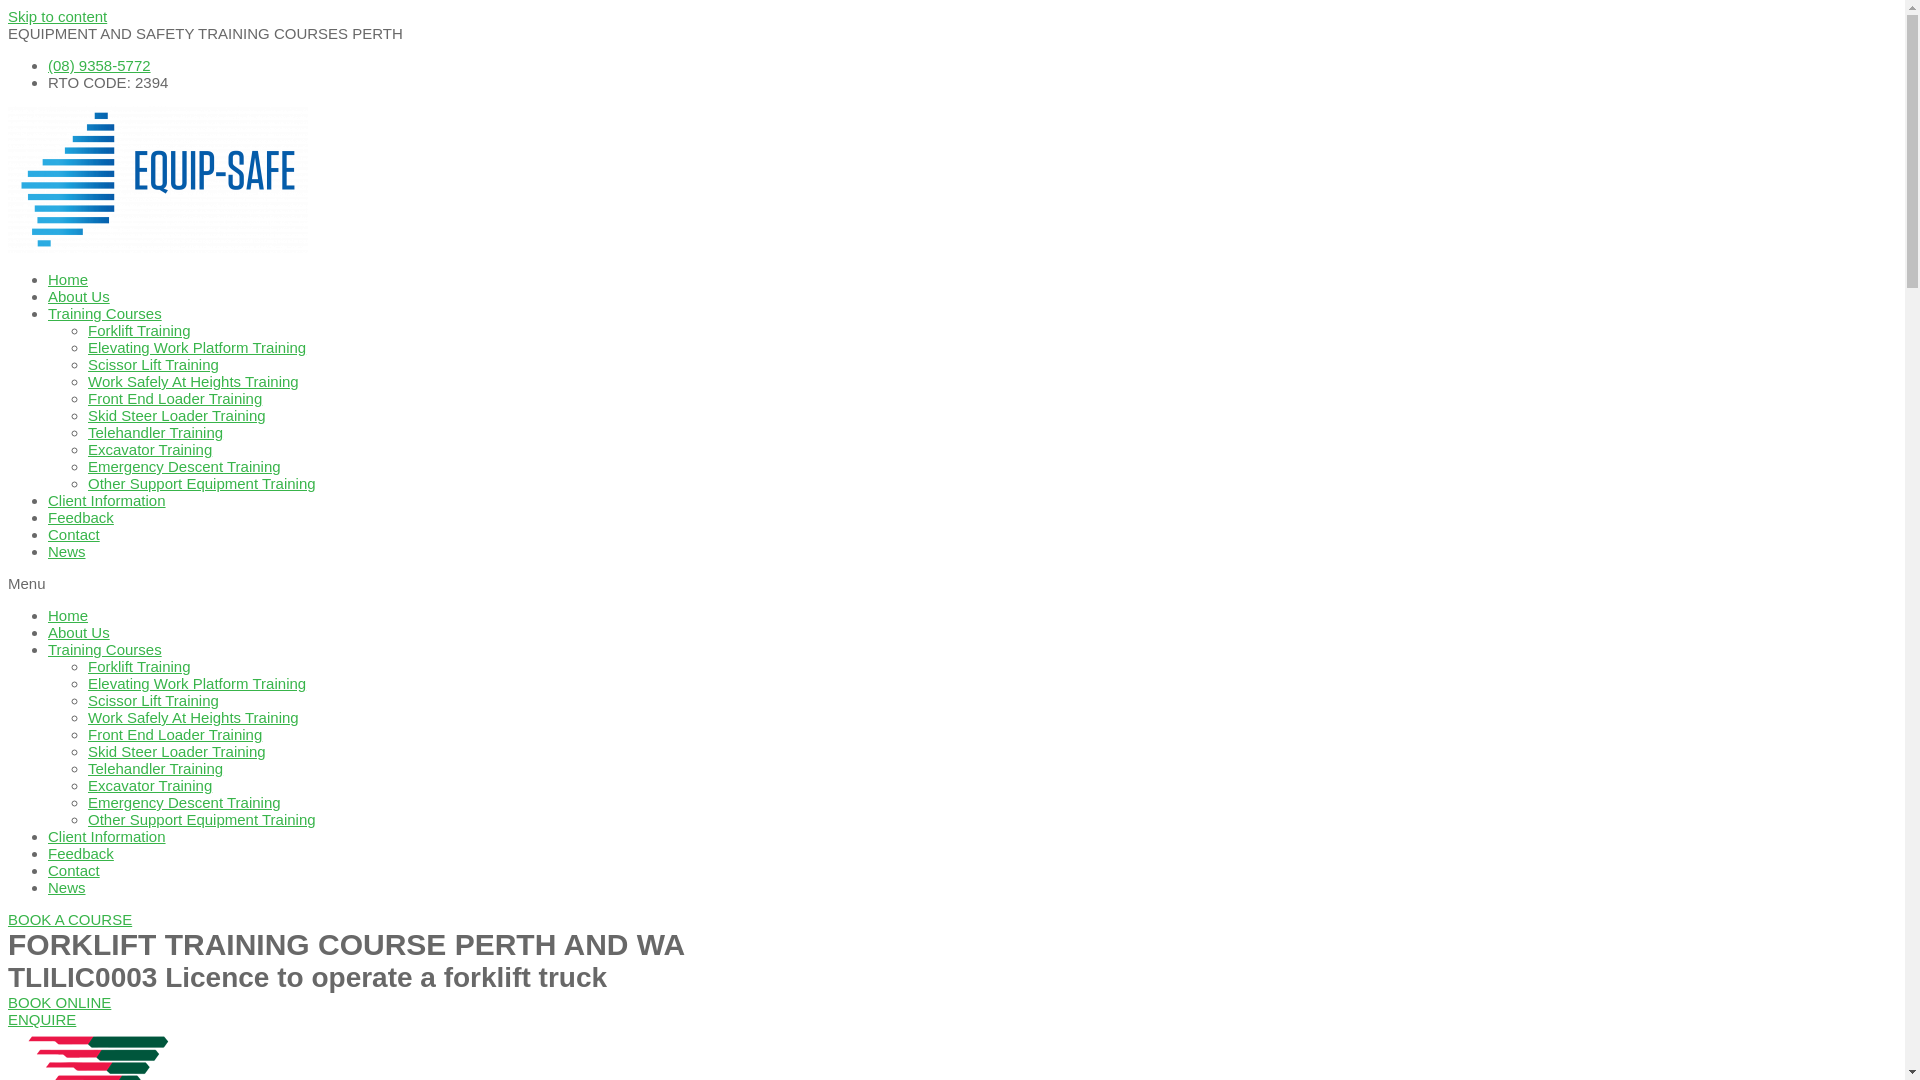 The width and height of the screenshot is (1920, 1080). I want to click on 'Excavator Training', so click(148, 448).